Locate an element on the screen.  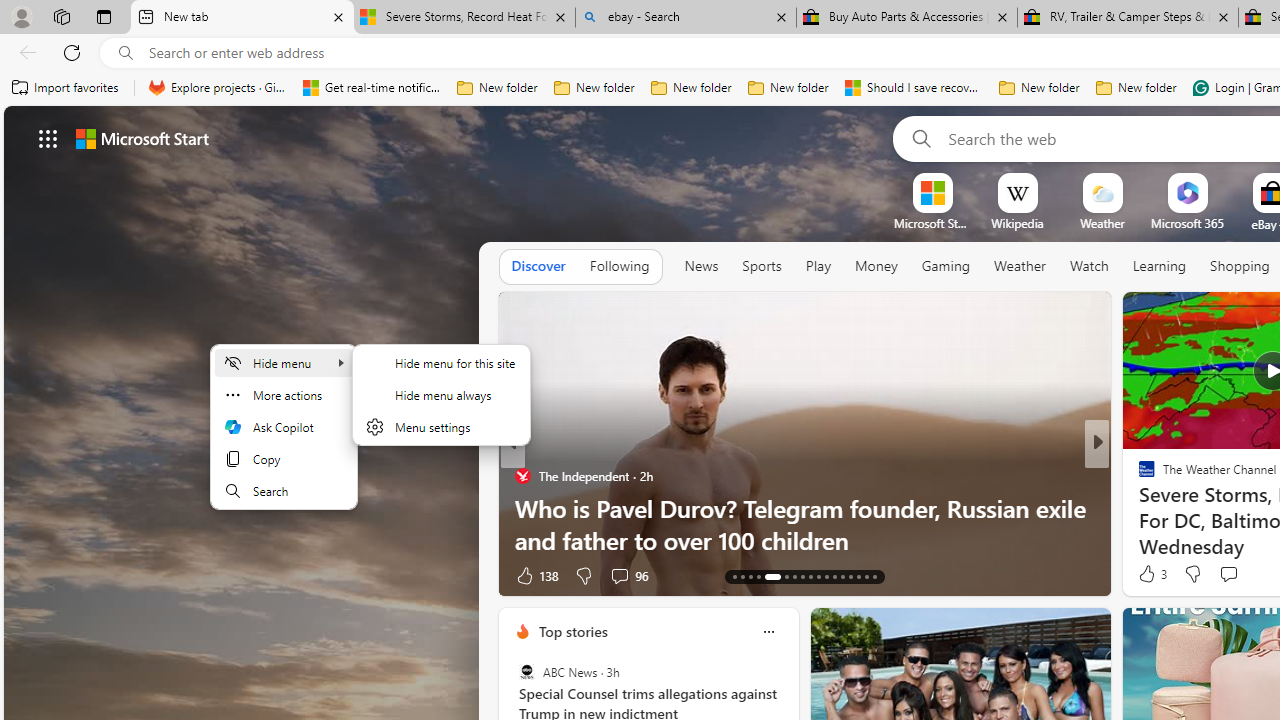
'Sports' is located at coordinates (760, 265).